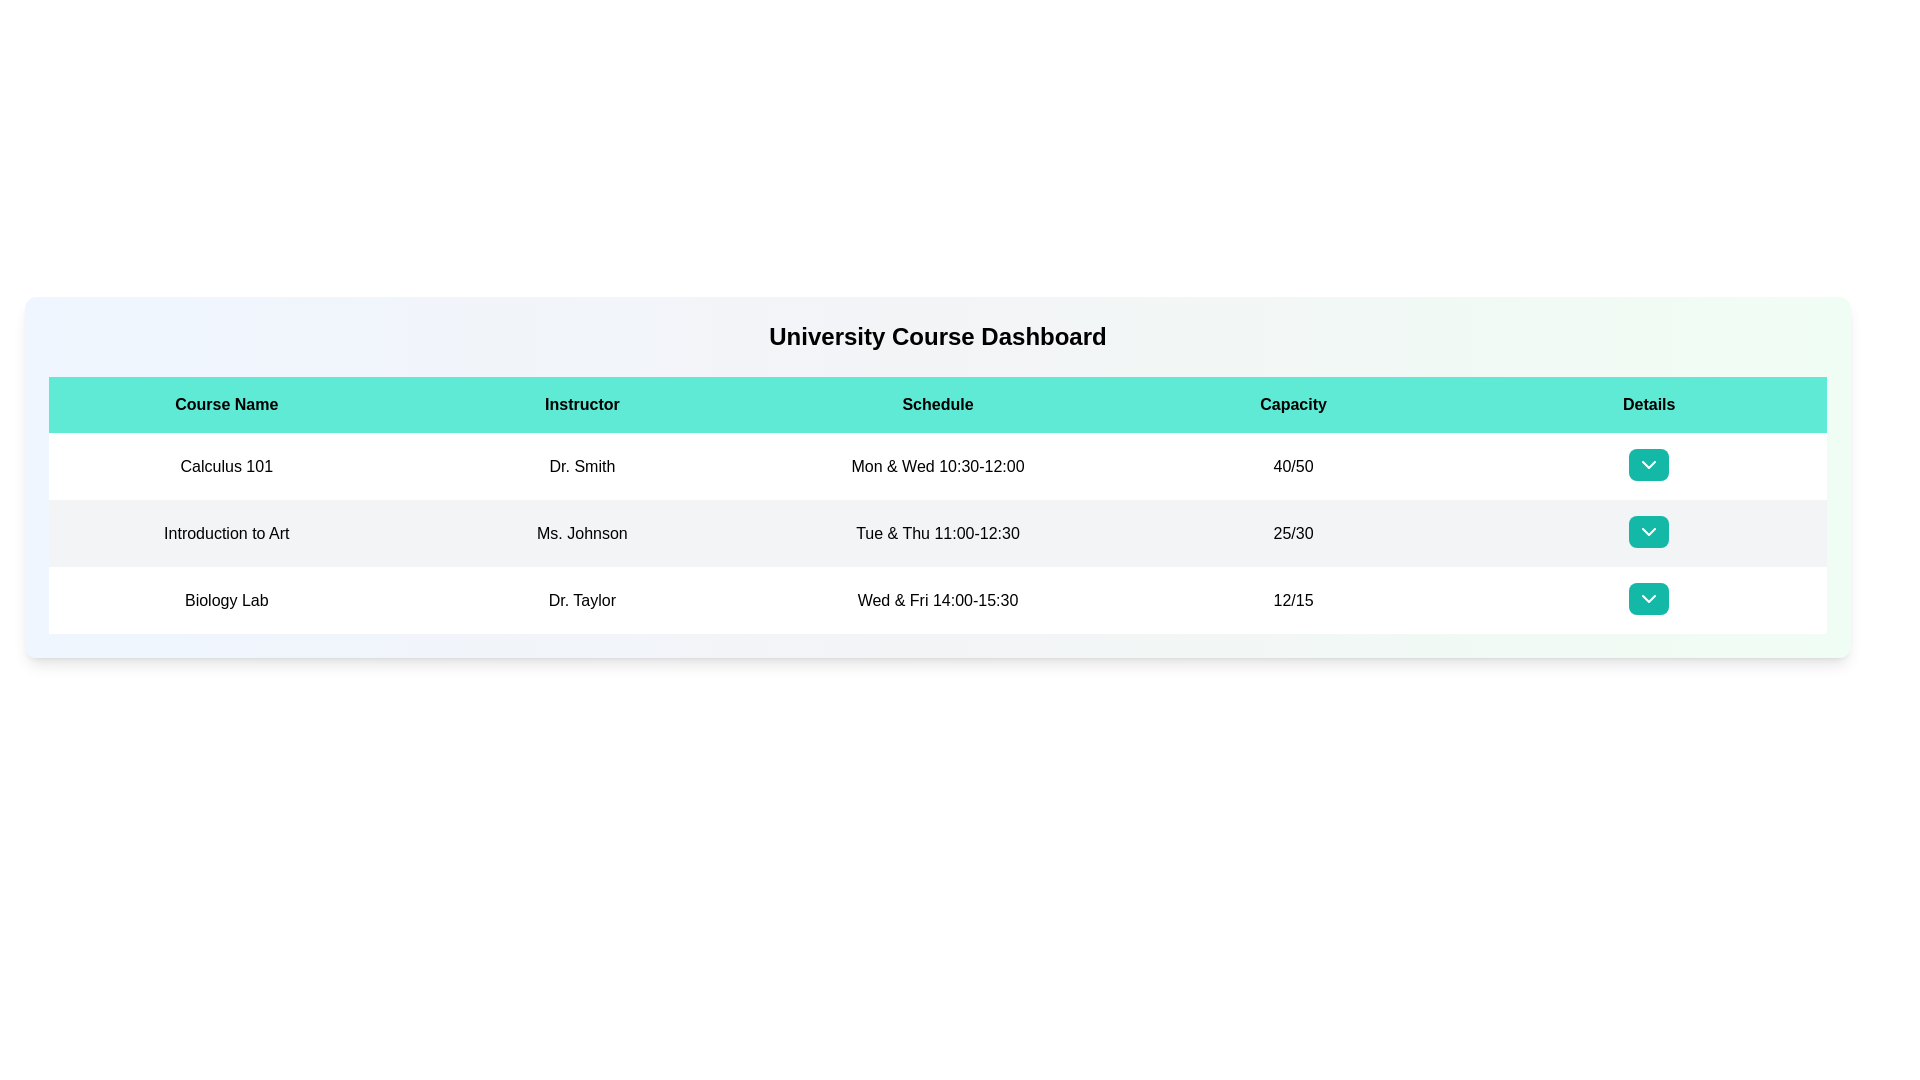 Image resolution: width=1920 pixels, height=1080 pixels. I want to click on fifth header cell of the table, which indicates the purpose of the last column for providing additional details about the rows, so click(1649, 405).